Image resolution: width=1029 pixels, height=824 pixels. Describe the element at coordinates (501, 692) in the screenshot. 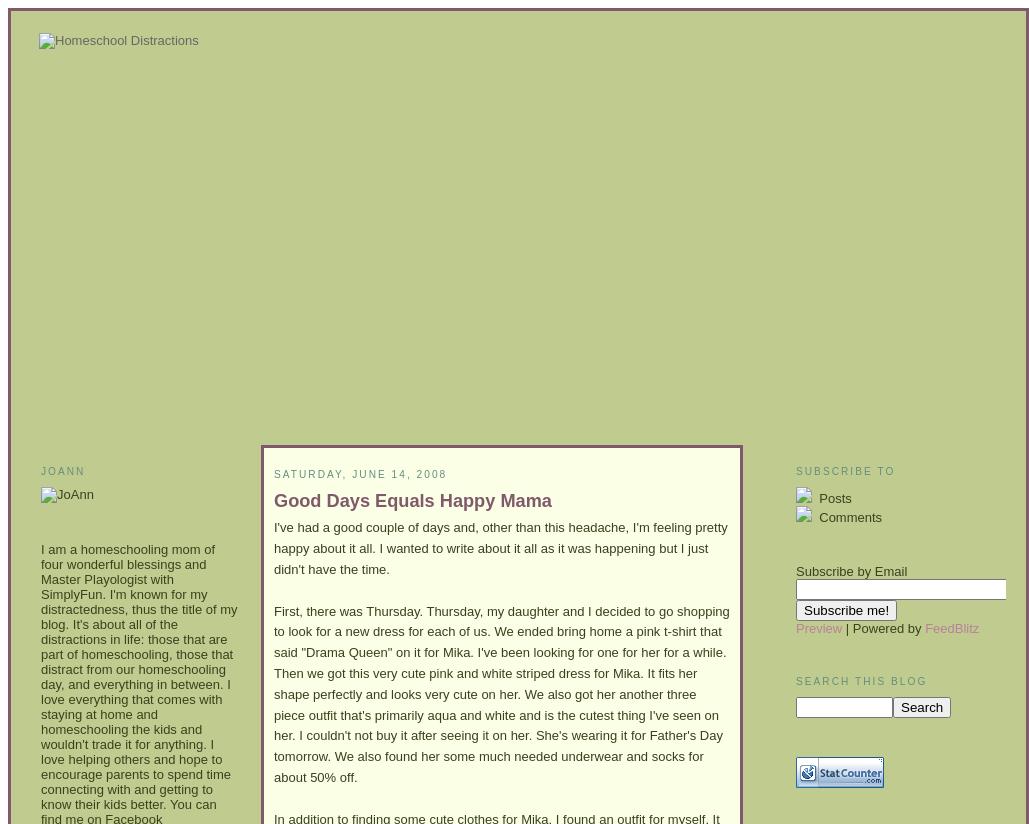

I see `'First, there was Thursday. Thursday, my daughter and I decided to go shopping to look for a new dress for each of us. We ended bring home a pink t-shirt that said "Drama Queen" on it for Mika. I've been looking for one for her for a while. Then we got this very cute pink and white striped dress for Mika. It fits her shape perfectly and looks very cute on her. We also got her another three piece outfit that's primarily aqua and white and is the cutest thing I've seen on her. I couldn't not buy it after seeing it on her. She's wearing it for Father's Day tomorrow. We also found her some much needed underwear and socks for about 50% off.'` at that location.